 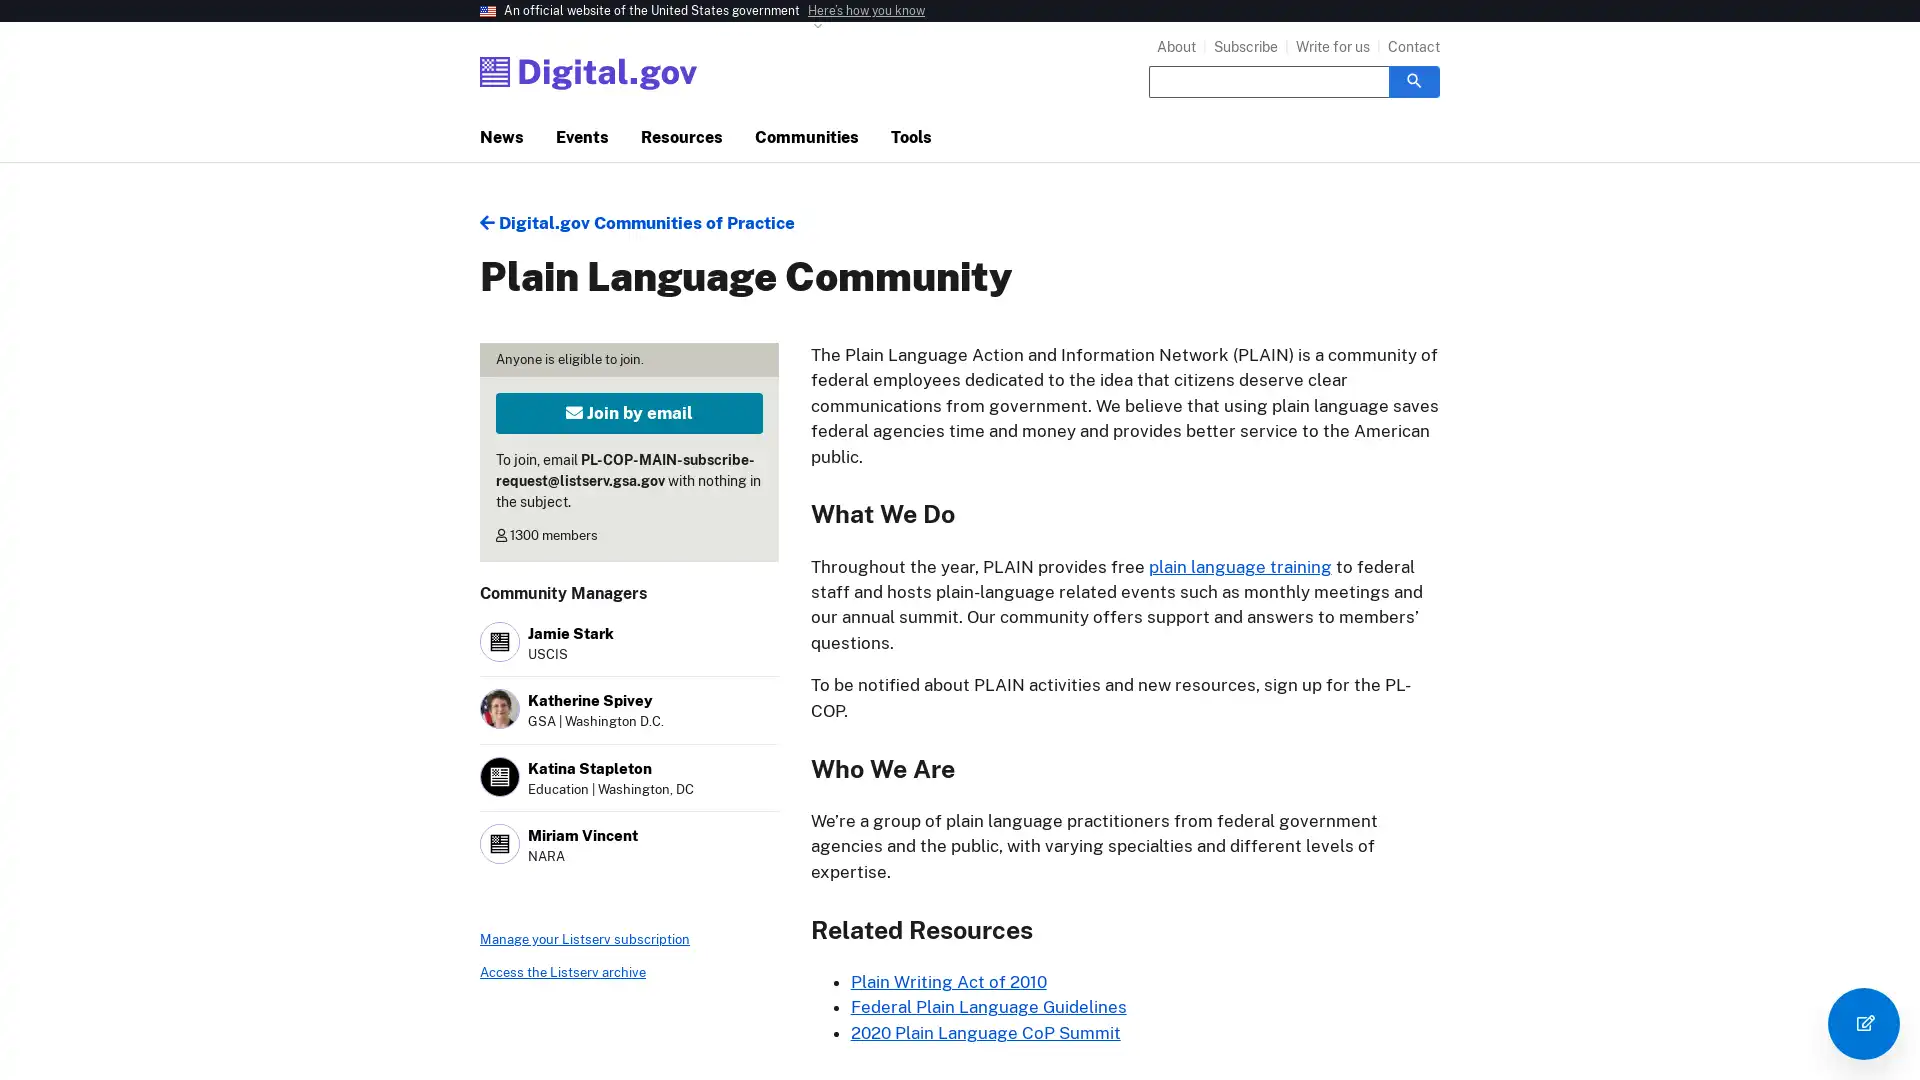 I want to click on Heres how you know, so click(x=866, y=11).